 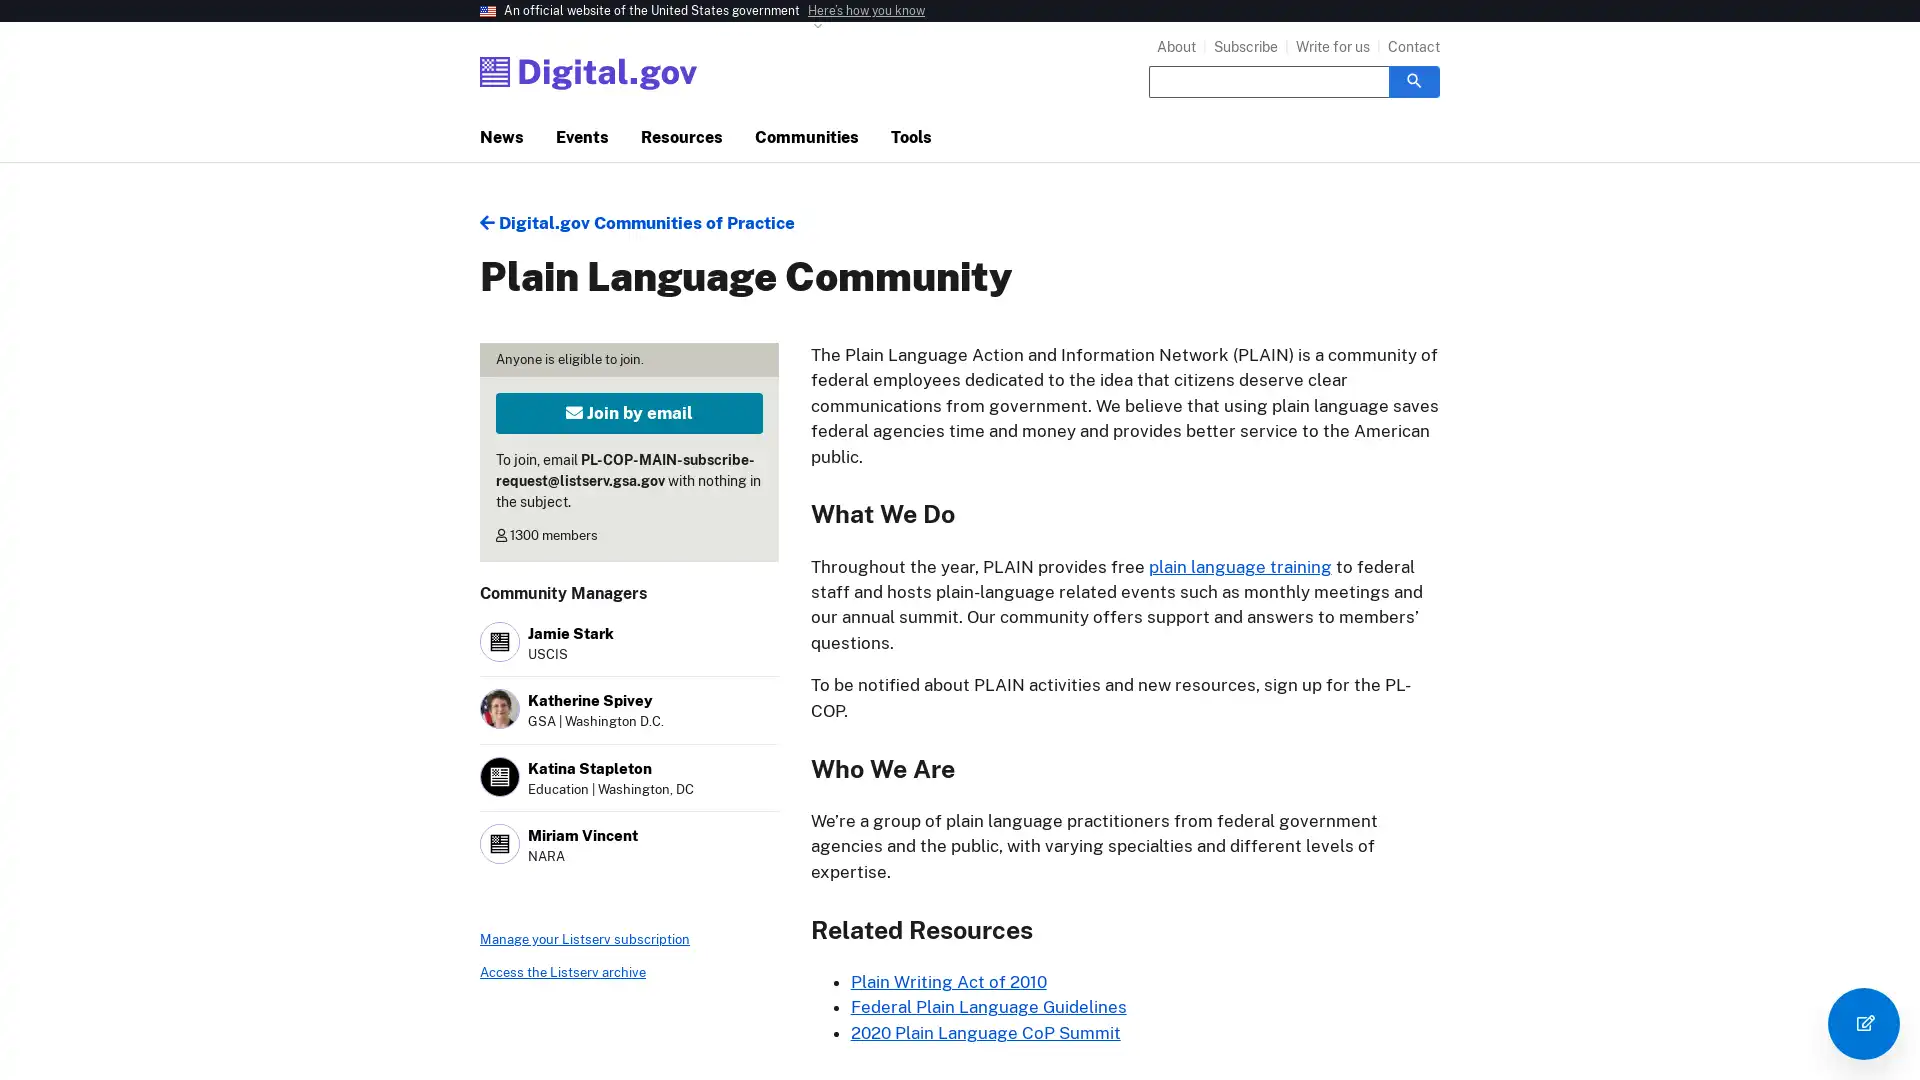 I want to click on Heres how you know, so click(x=866, y=11).